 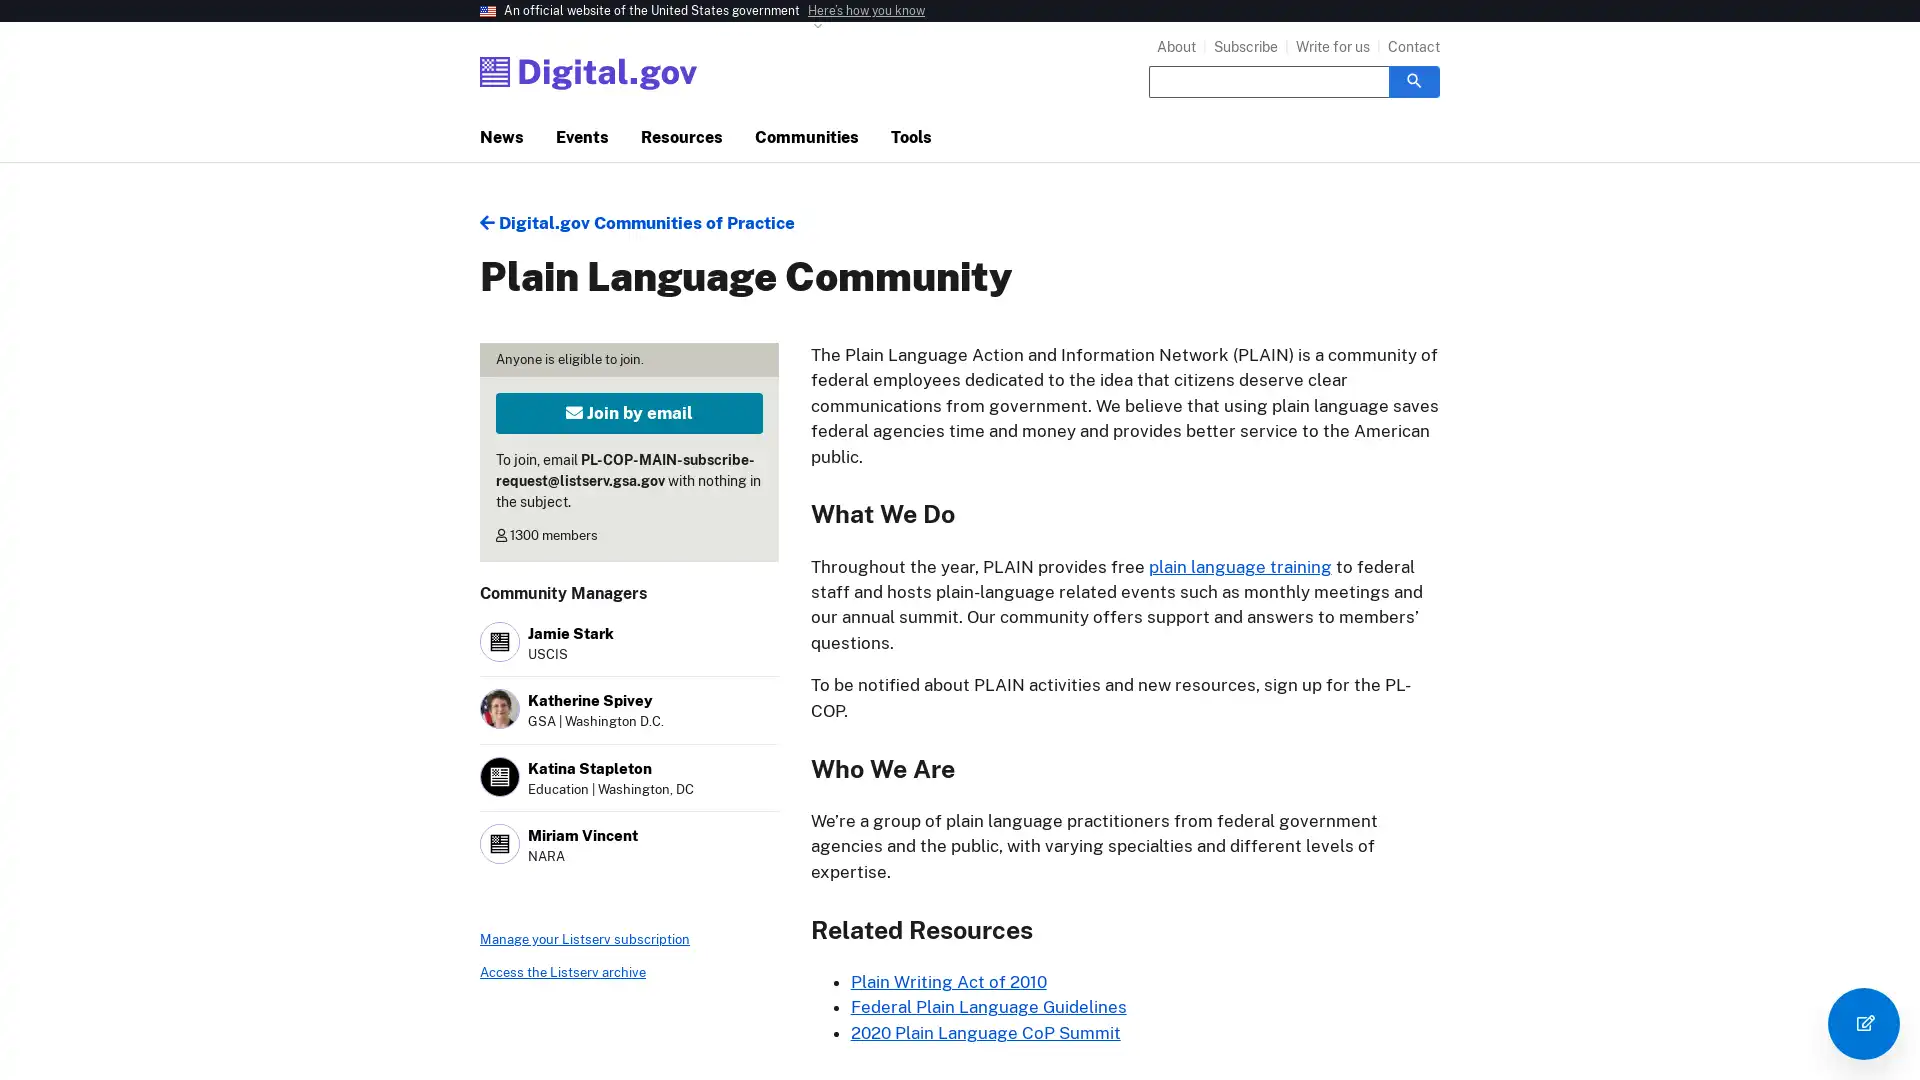 I want to click on Heres how you know, so click(x=866, y=11).